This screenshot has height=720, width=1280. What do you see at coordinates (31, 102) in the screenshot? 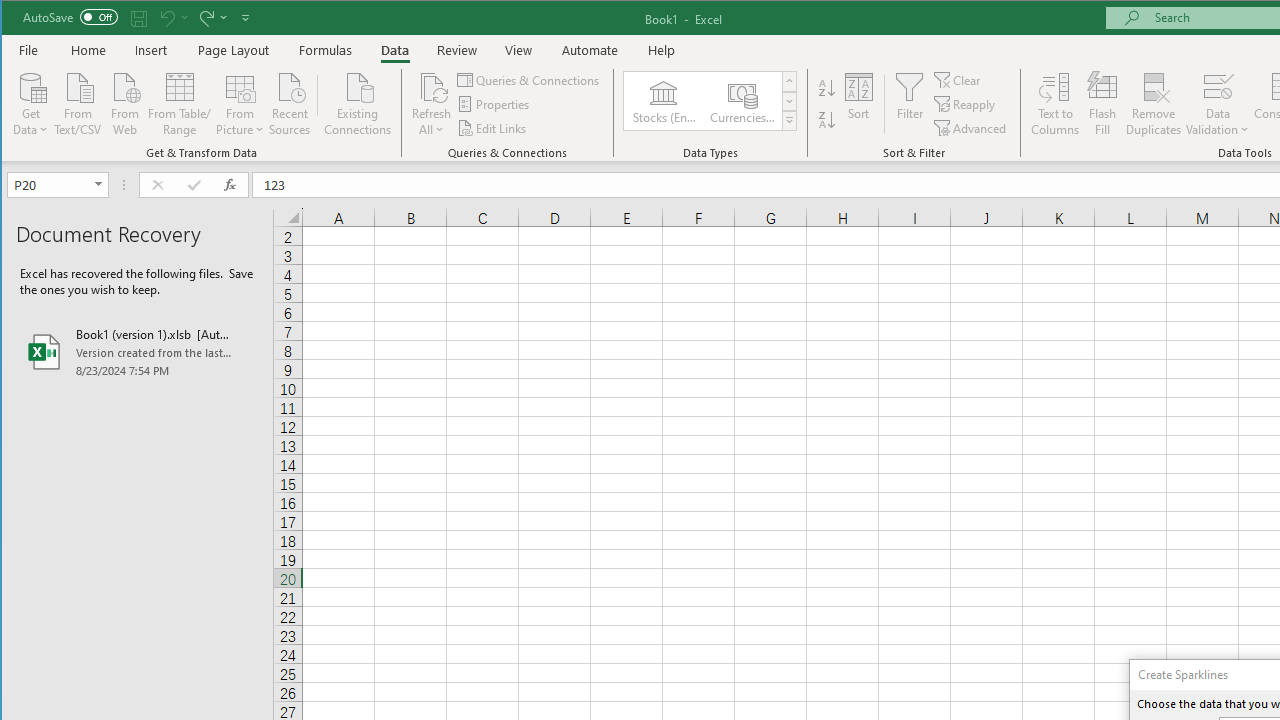
I see `'Get Data'` at bounding box center [31, 102].